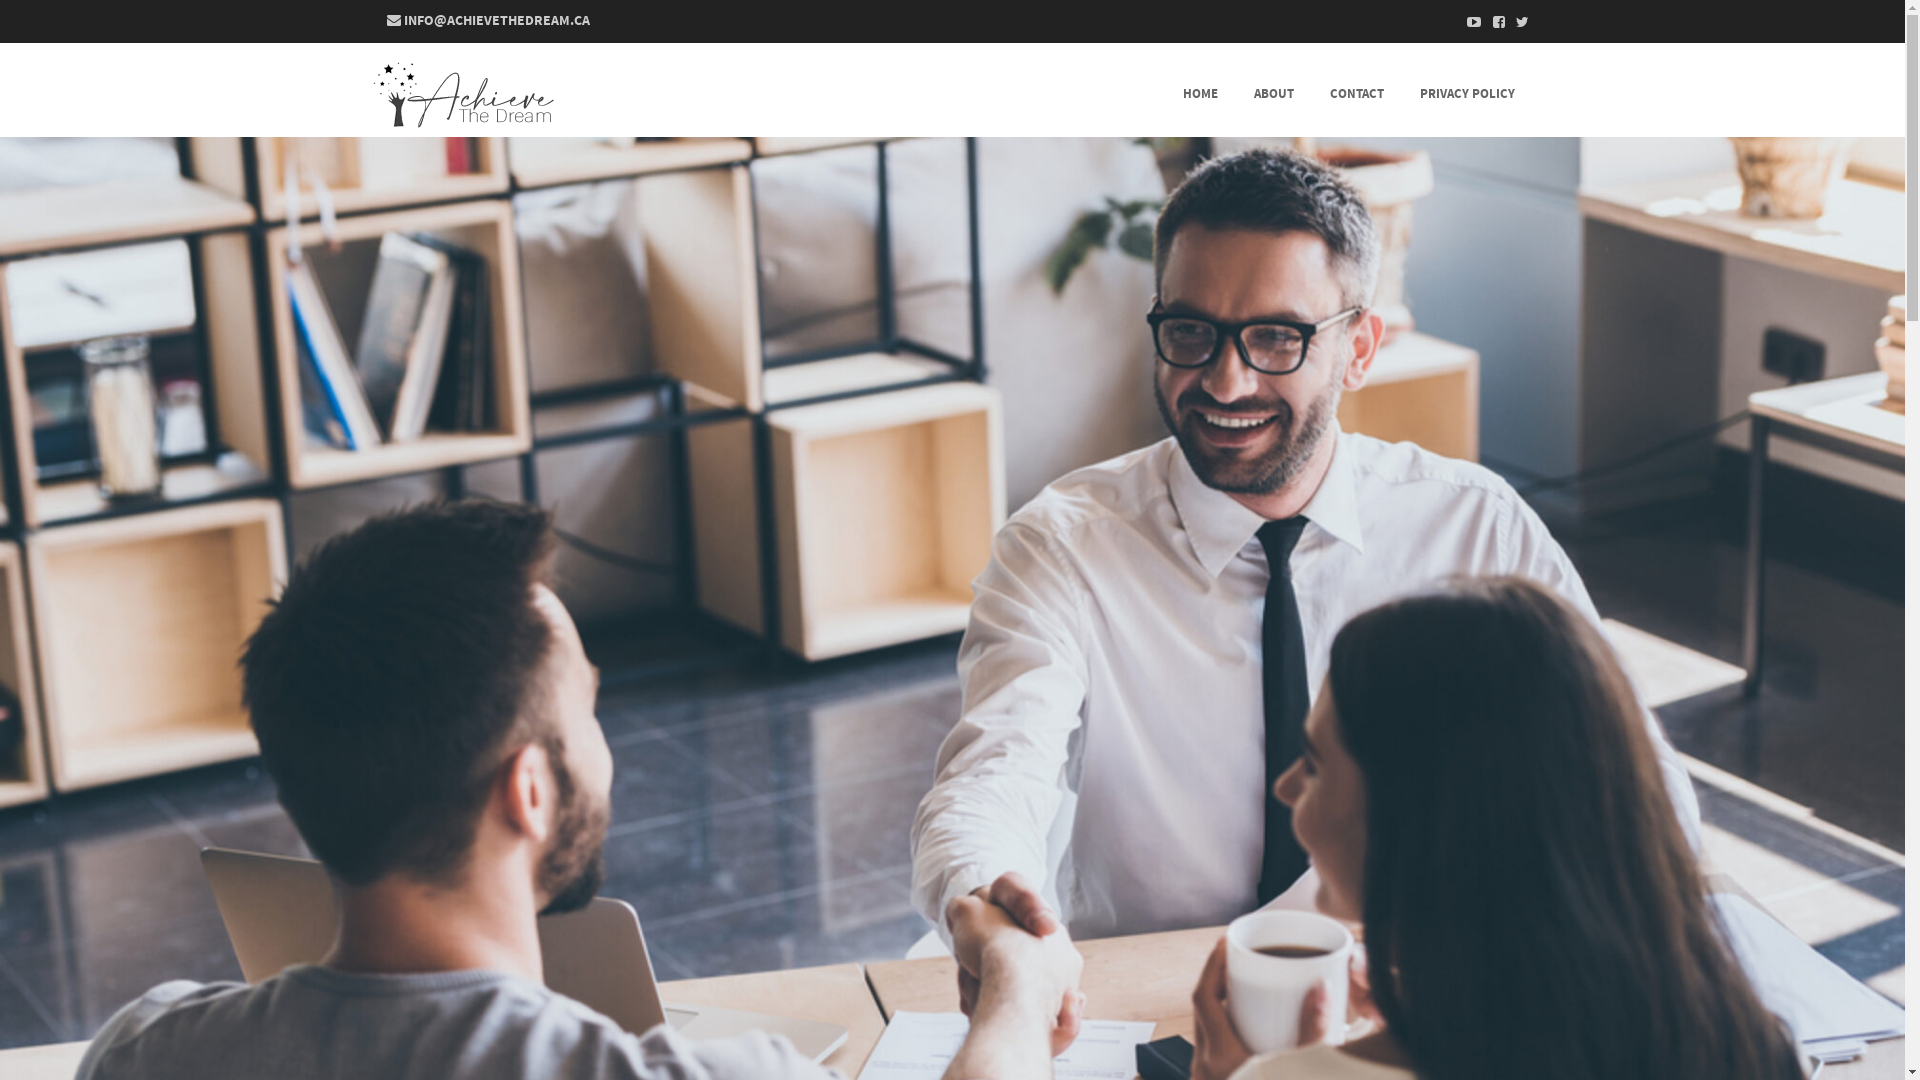 This screenshot has width=1920, height=1080. I want to click on 'Youtube', so click(1455, 22).